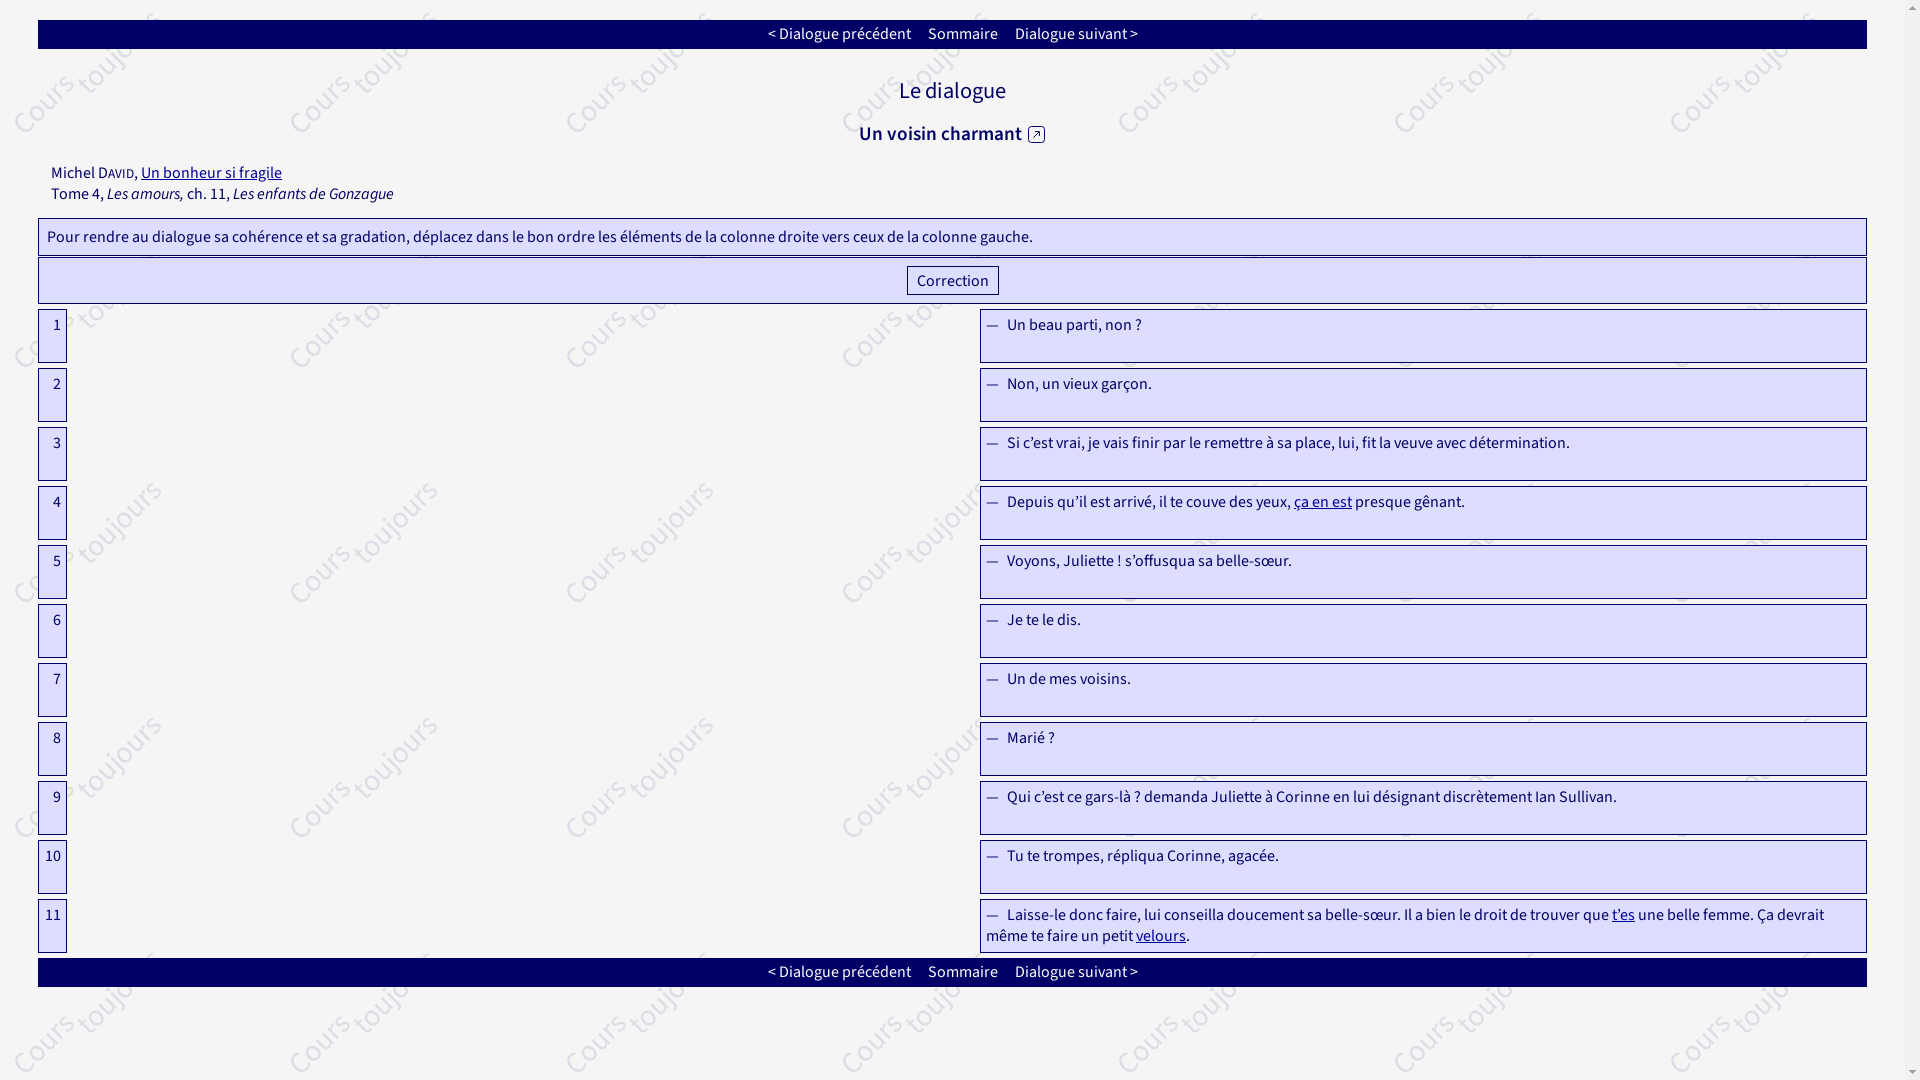 This screenshot has height=1080, width=1920. Describe the element at coordinates (950, 280) in the screenshot. I see `' Correction '` at that location.